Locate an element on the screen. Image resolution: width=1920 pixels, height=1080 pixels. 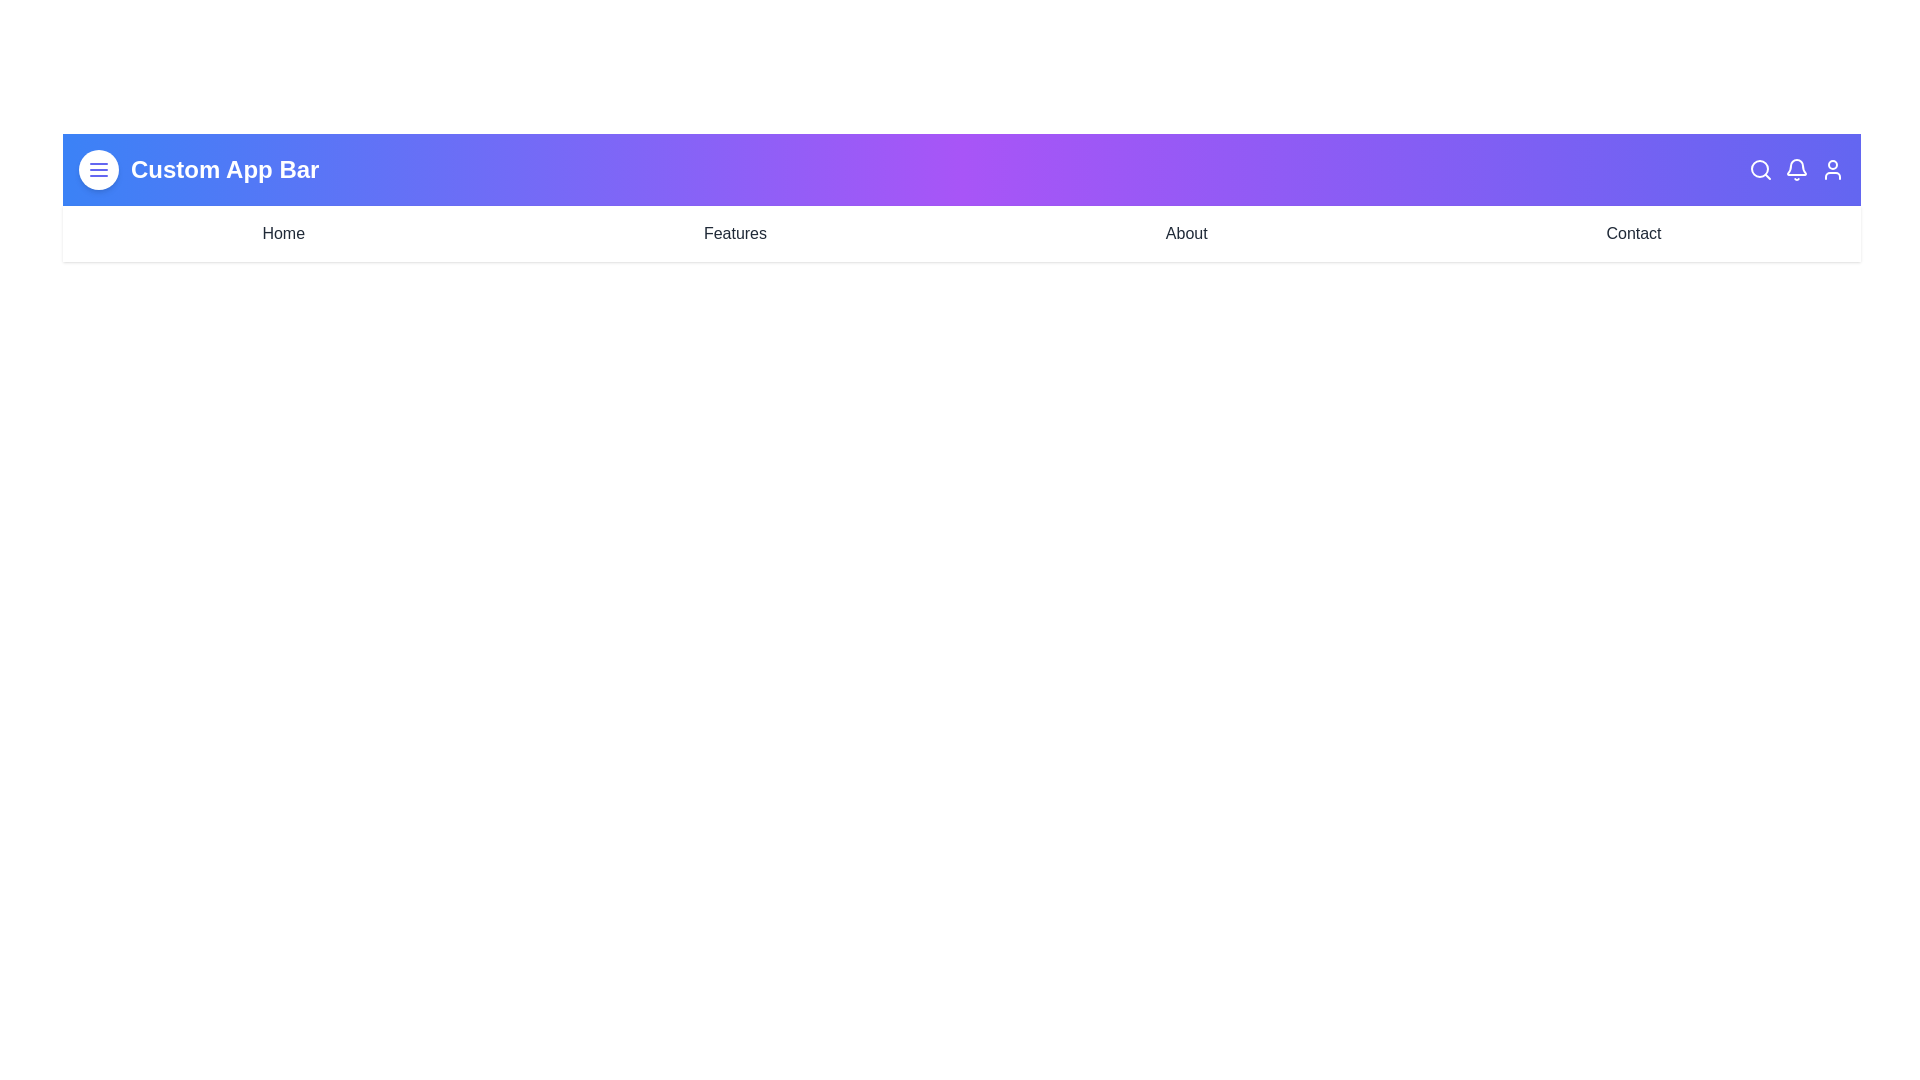
the navigation link labeled Contact is located at coordinates (1633, 233).